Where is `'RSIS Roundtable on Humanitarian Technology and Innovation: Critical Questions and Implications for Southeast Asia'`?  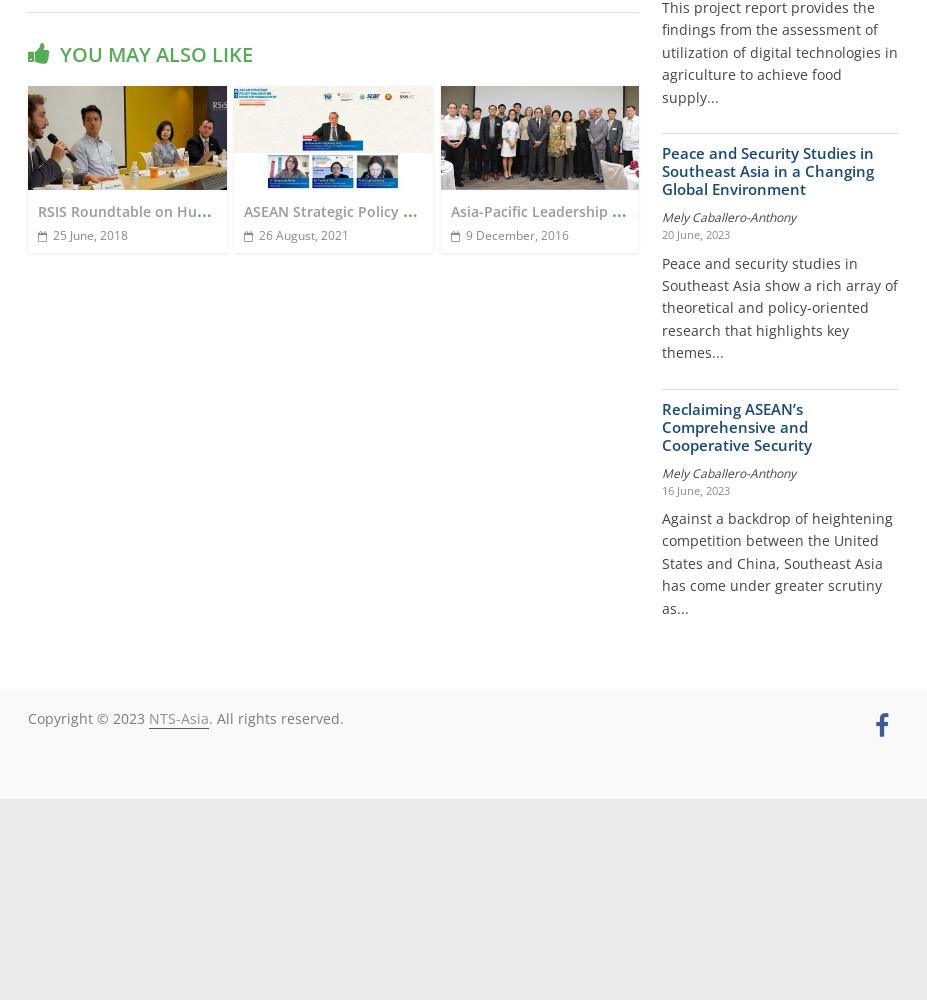 'RSIS Roundtable on Humanitarian Technology and Innovation: Critical Questions and Implications for Southeast Asia' is located at coordinates (437, 210).